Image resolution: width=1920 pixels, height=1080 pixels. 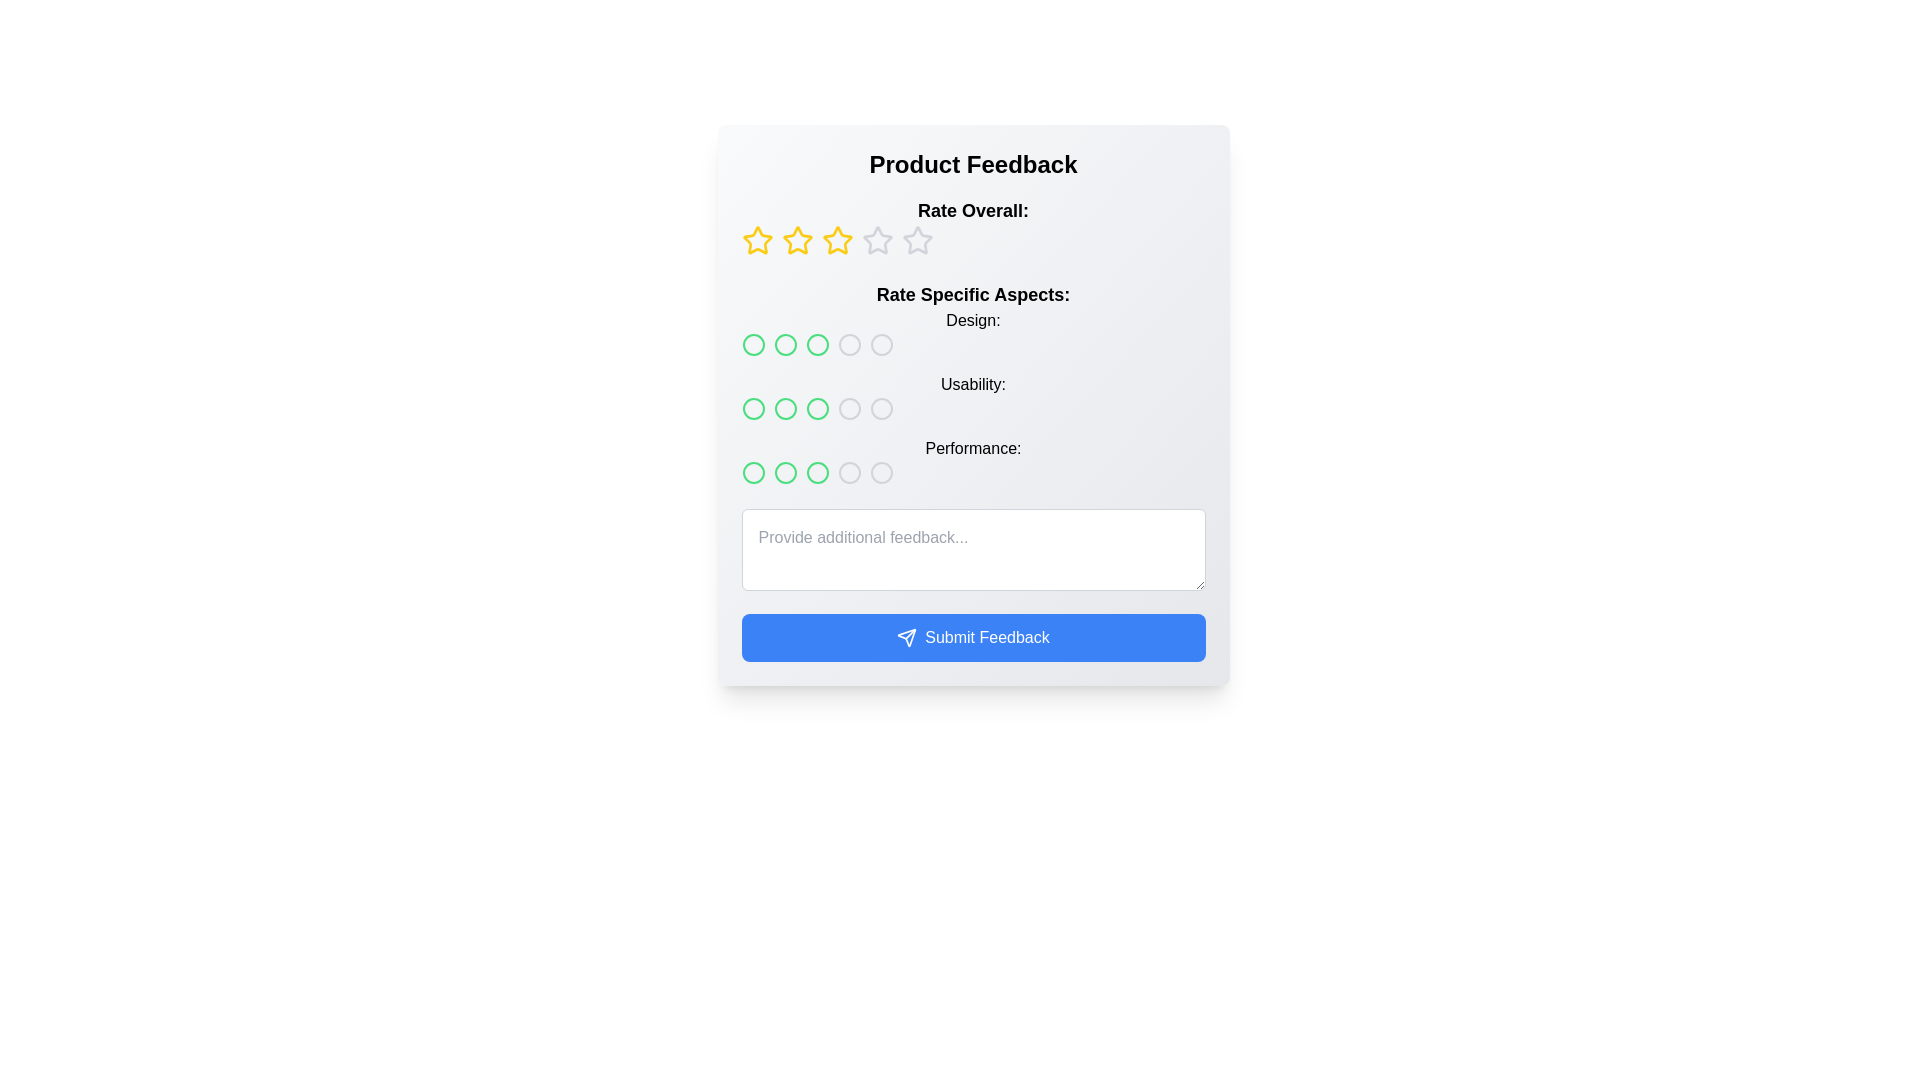 What do you see at coordinates (796, 239) in the screenshot?
I see `the second star in the rating system to set a rating under the 'Rate Overall' label` at bounding box center [796, 239].